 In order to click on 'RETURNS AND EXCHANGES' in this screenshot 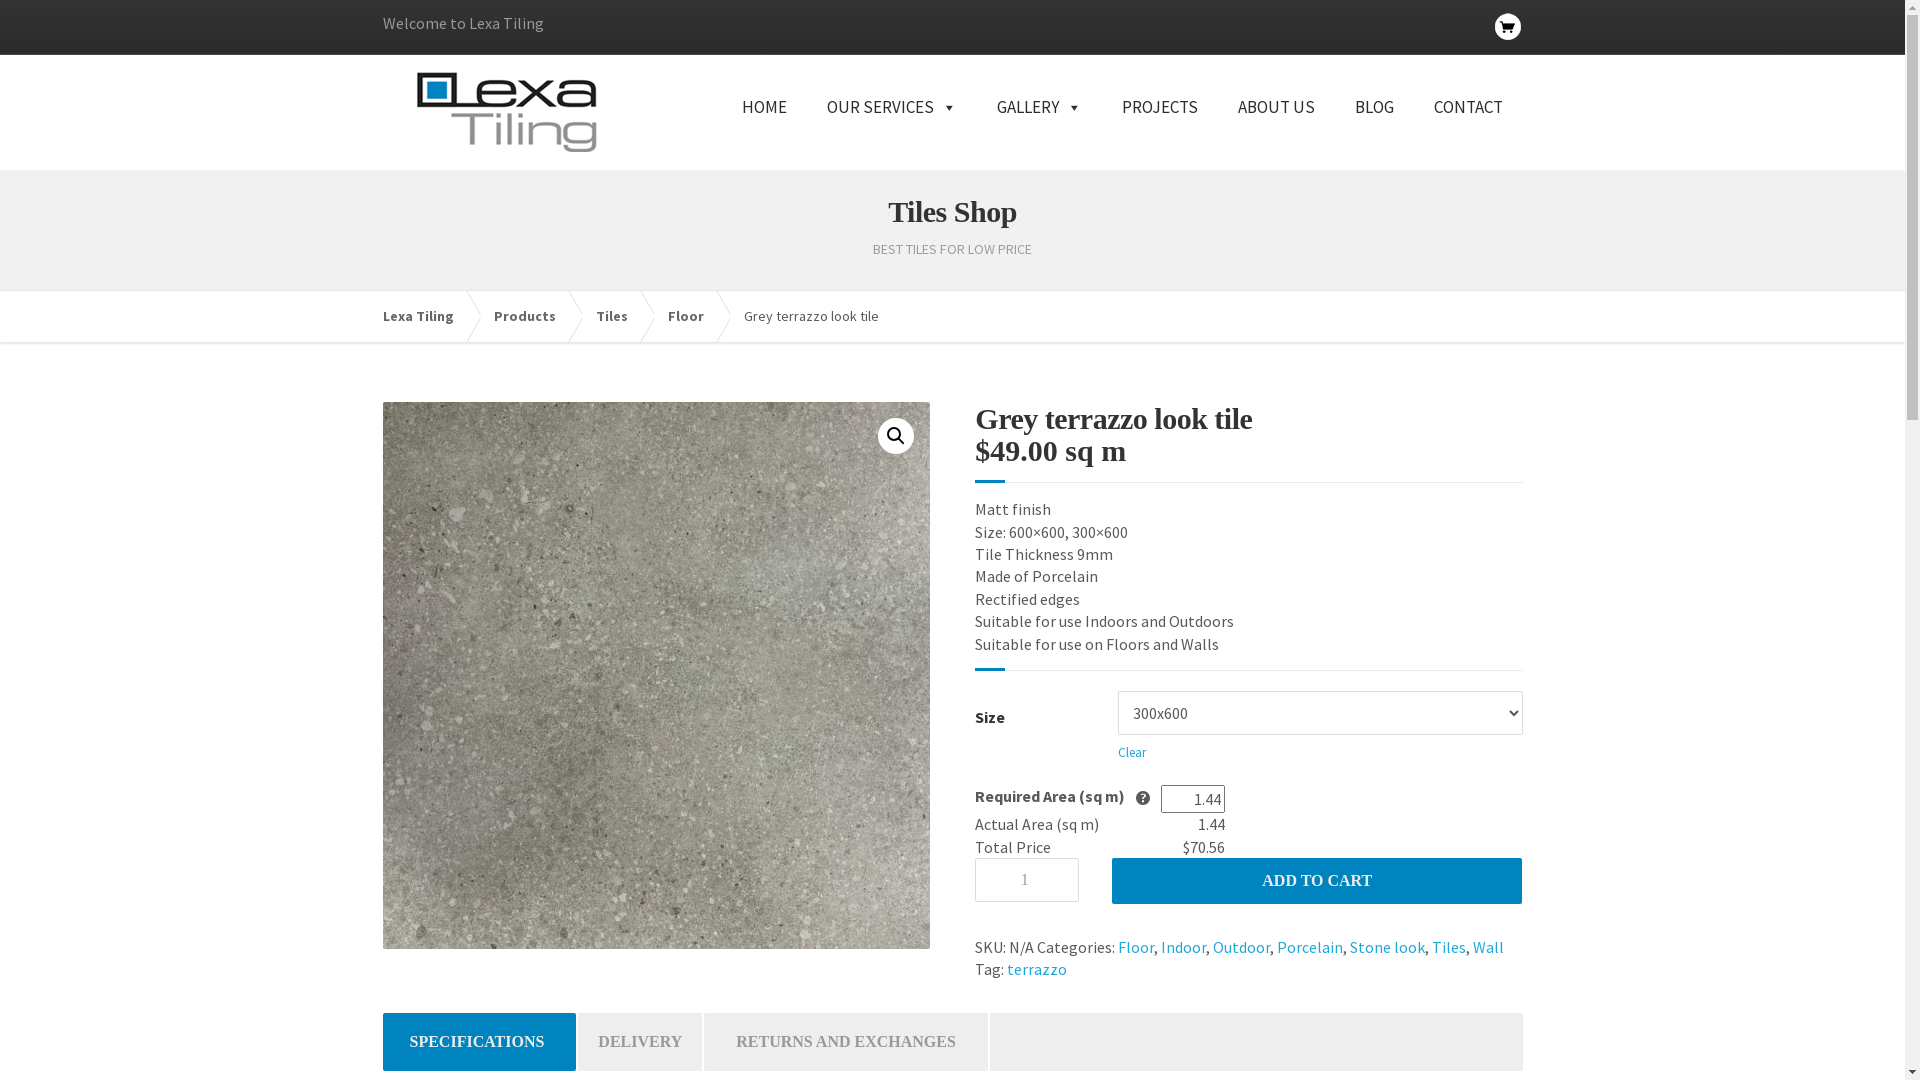, I will do `click(845, 1040)`.